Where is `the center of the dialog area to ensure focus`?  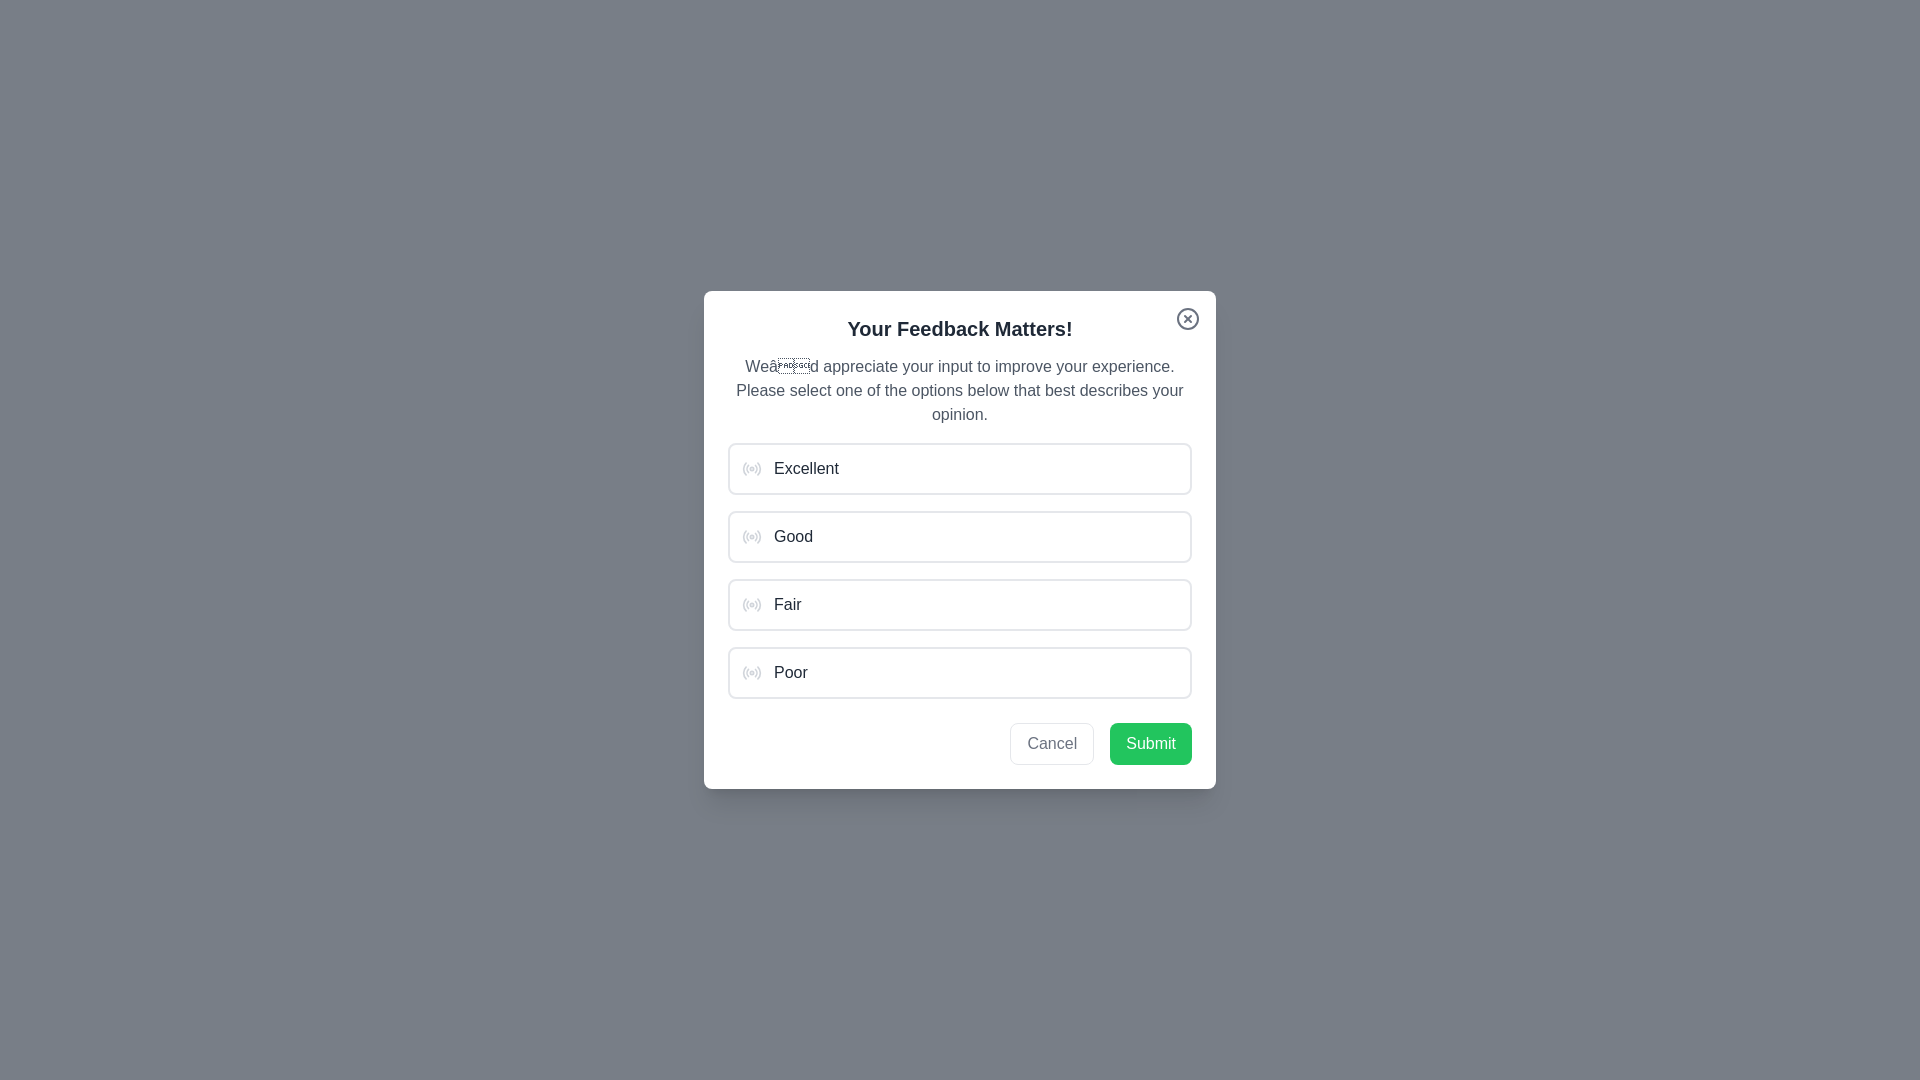 the center of the dialog area to ensure focus is located at coordinates (960, 540).